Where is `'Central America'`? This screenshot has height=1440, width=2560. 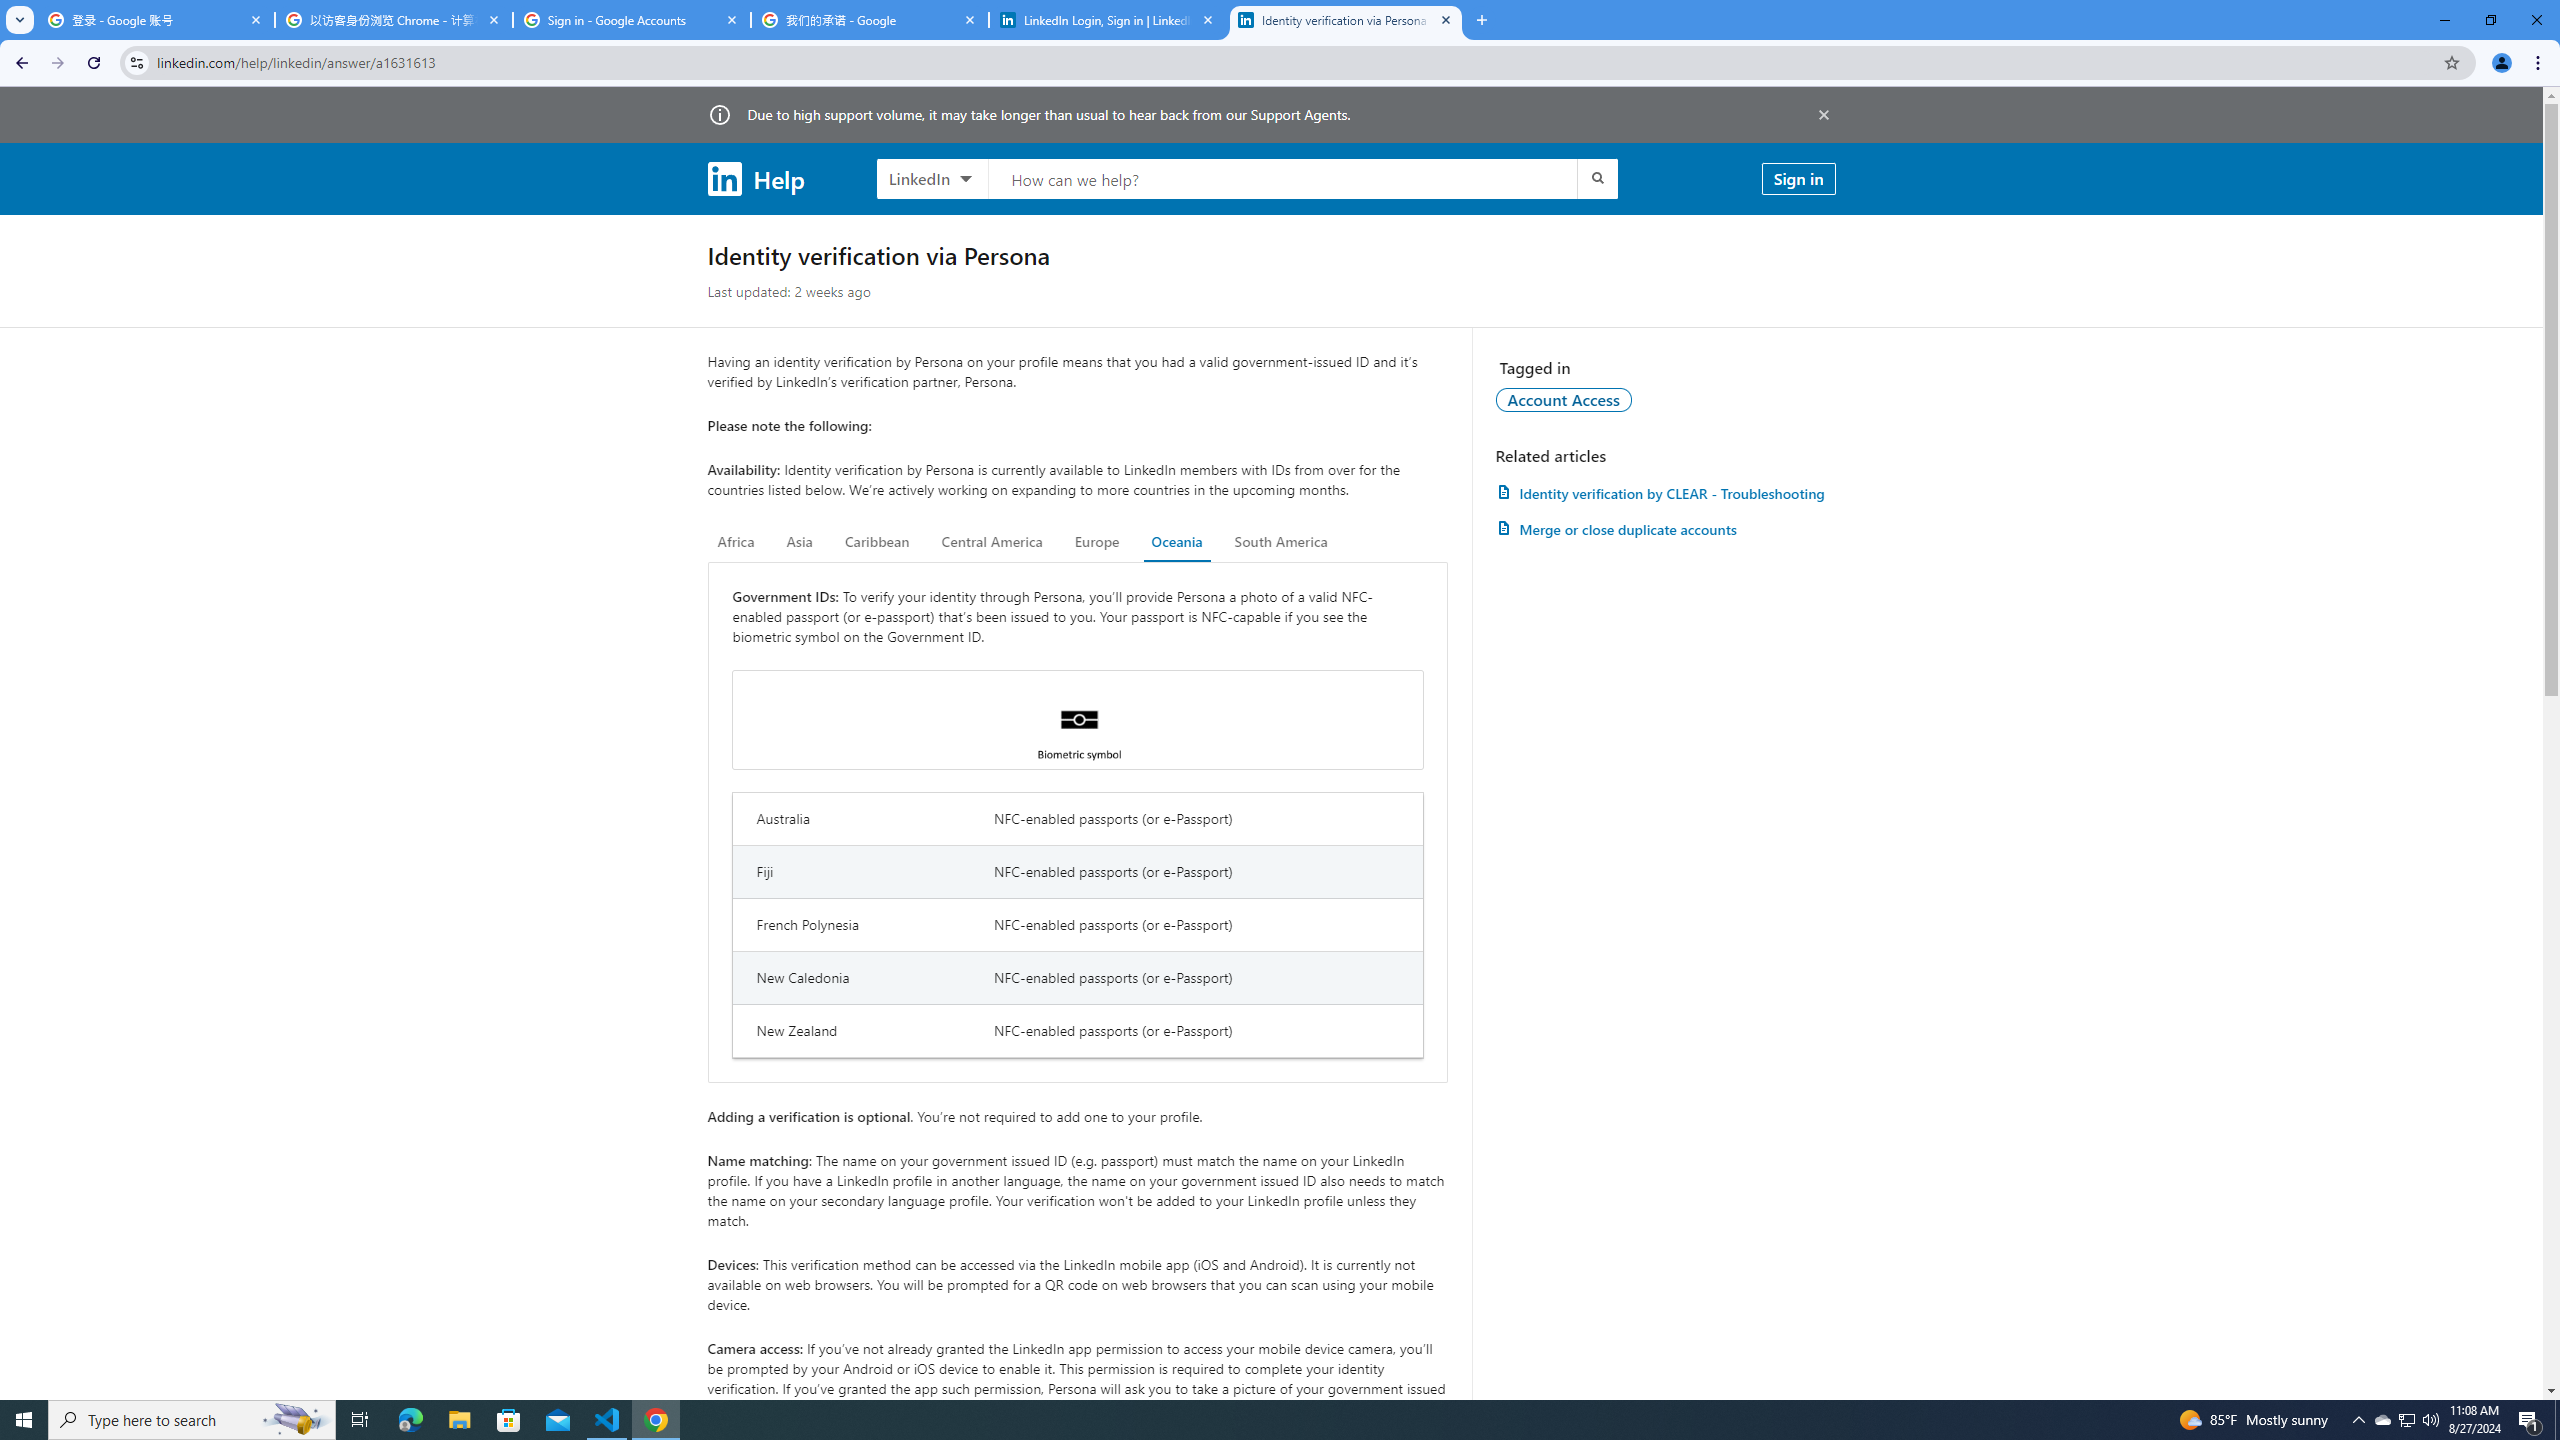
'Central America' is located at coordinates (991, 541).